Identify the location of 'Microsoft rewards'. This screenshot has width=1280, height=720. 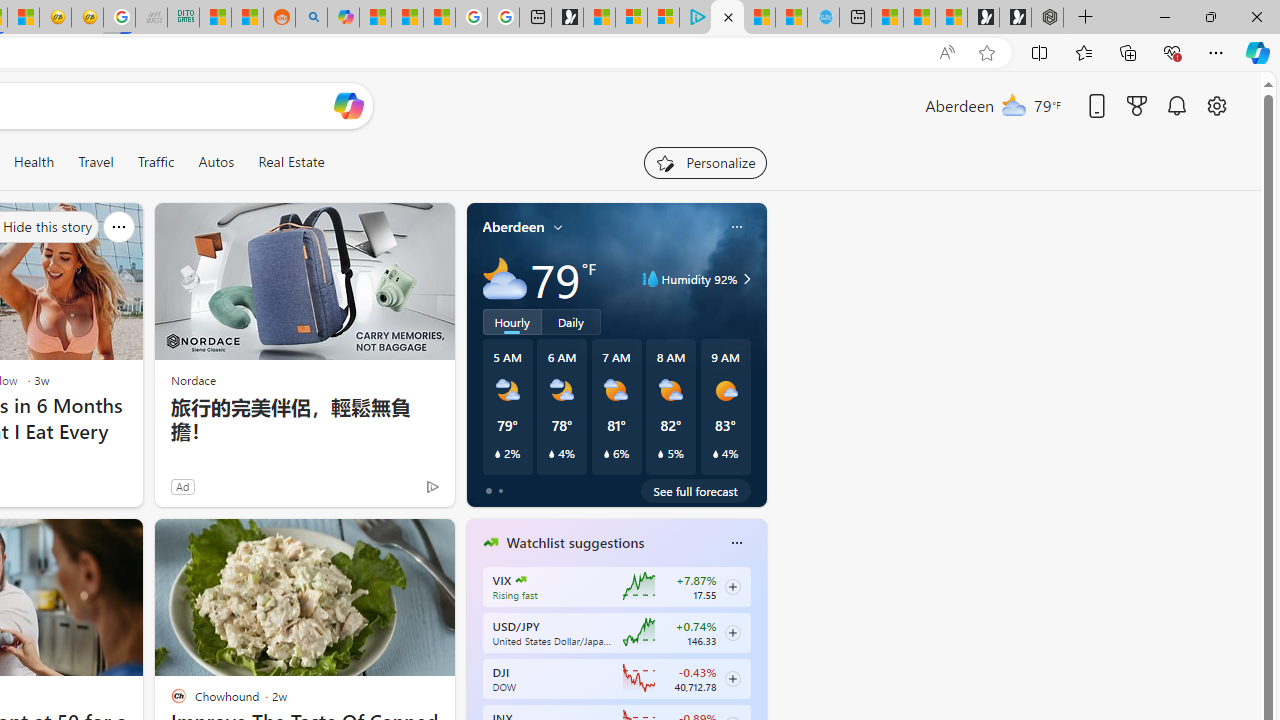
(1137, 105).